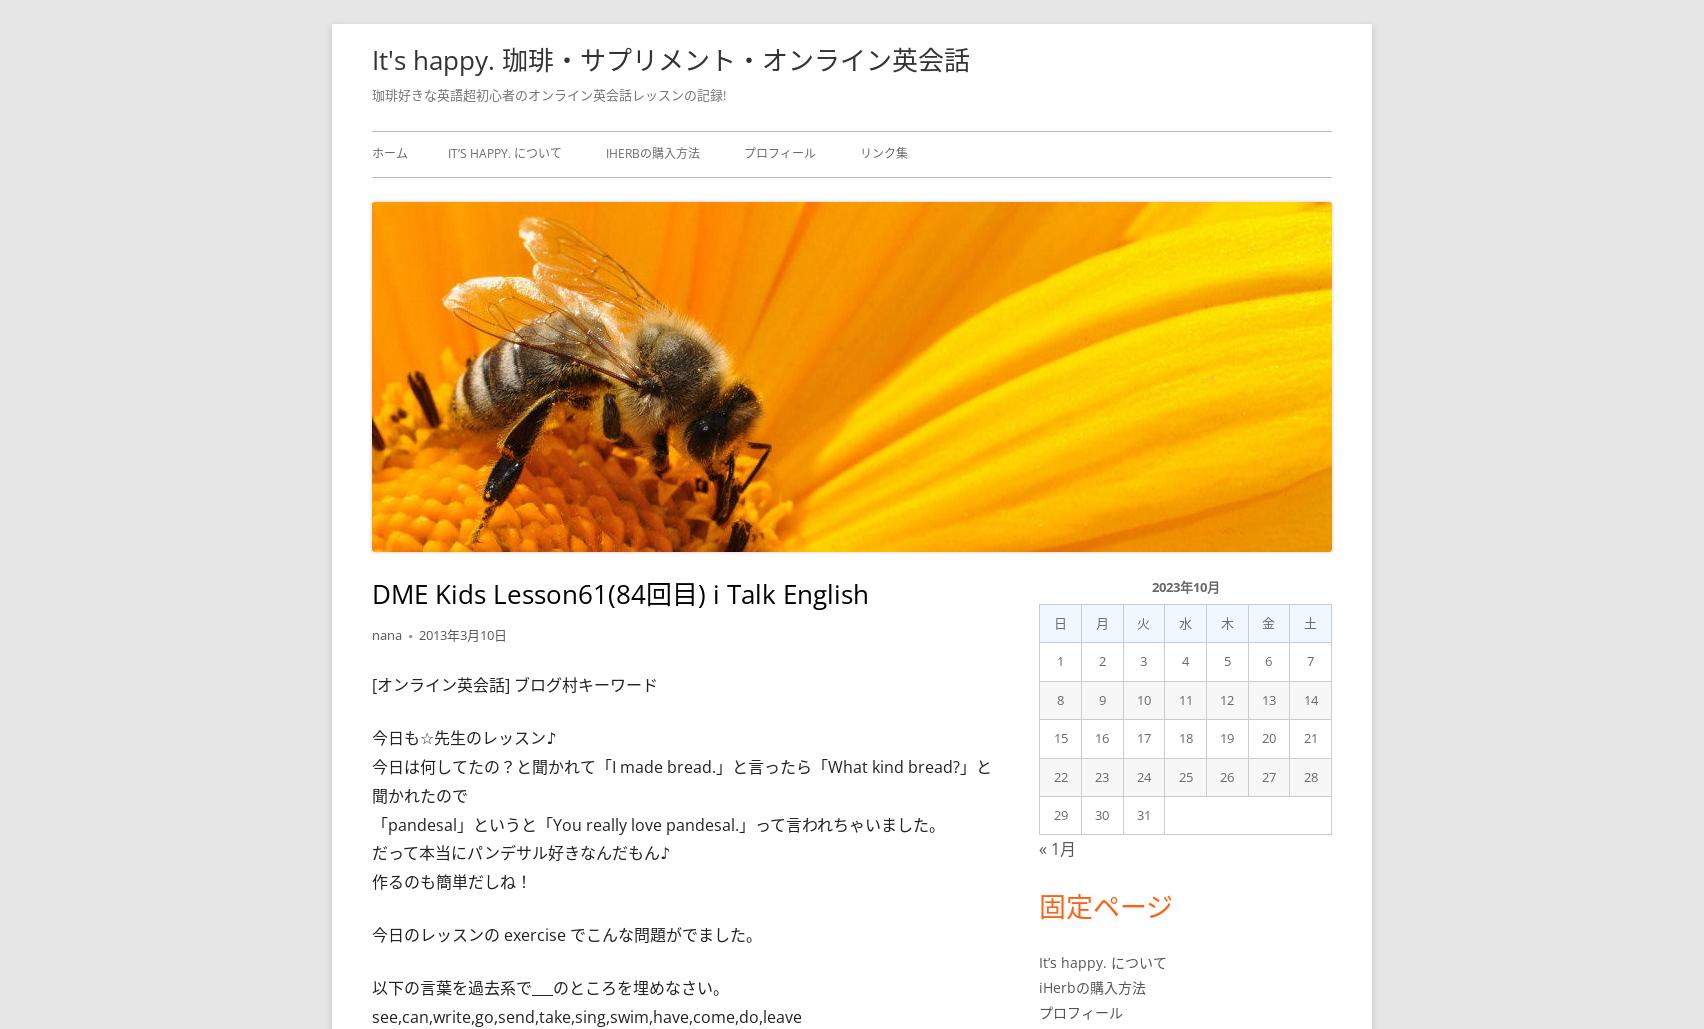  What do you see at coordinates (1266, 737) in the screenshot?
I see `'20'` at bounding box center [1266, 737].